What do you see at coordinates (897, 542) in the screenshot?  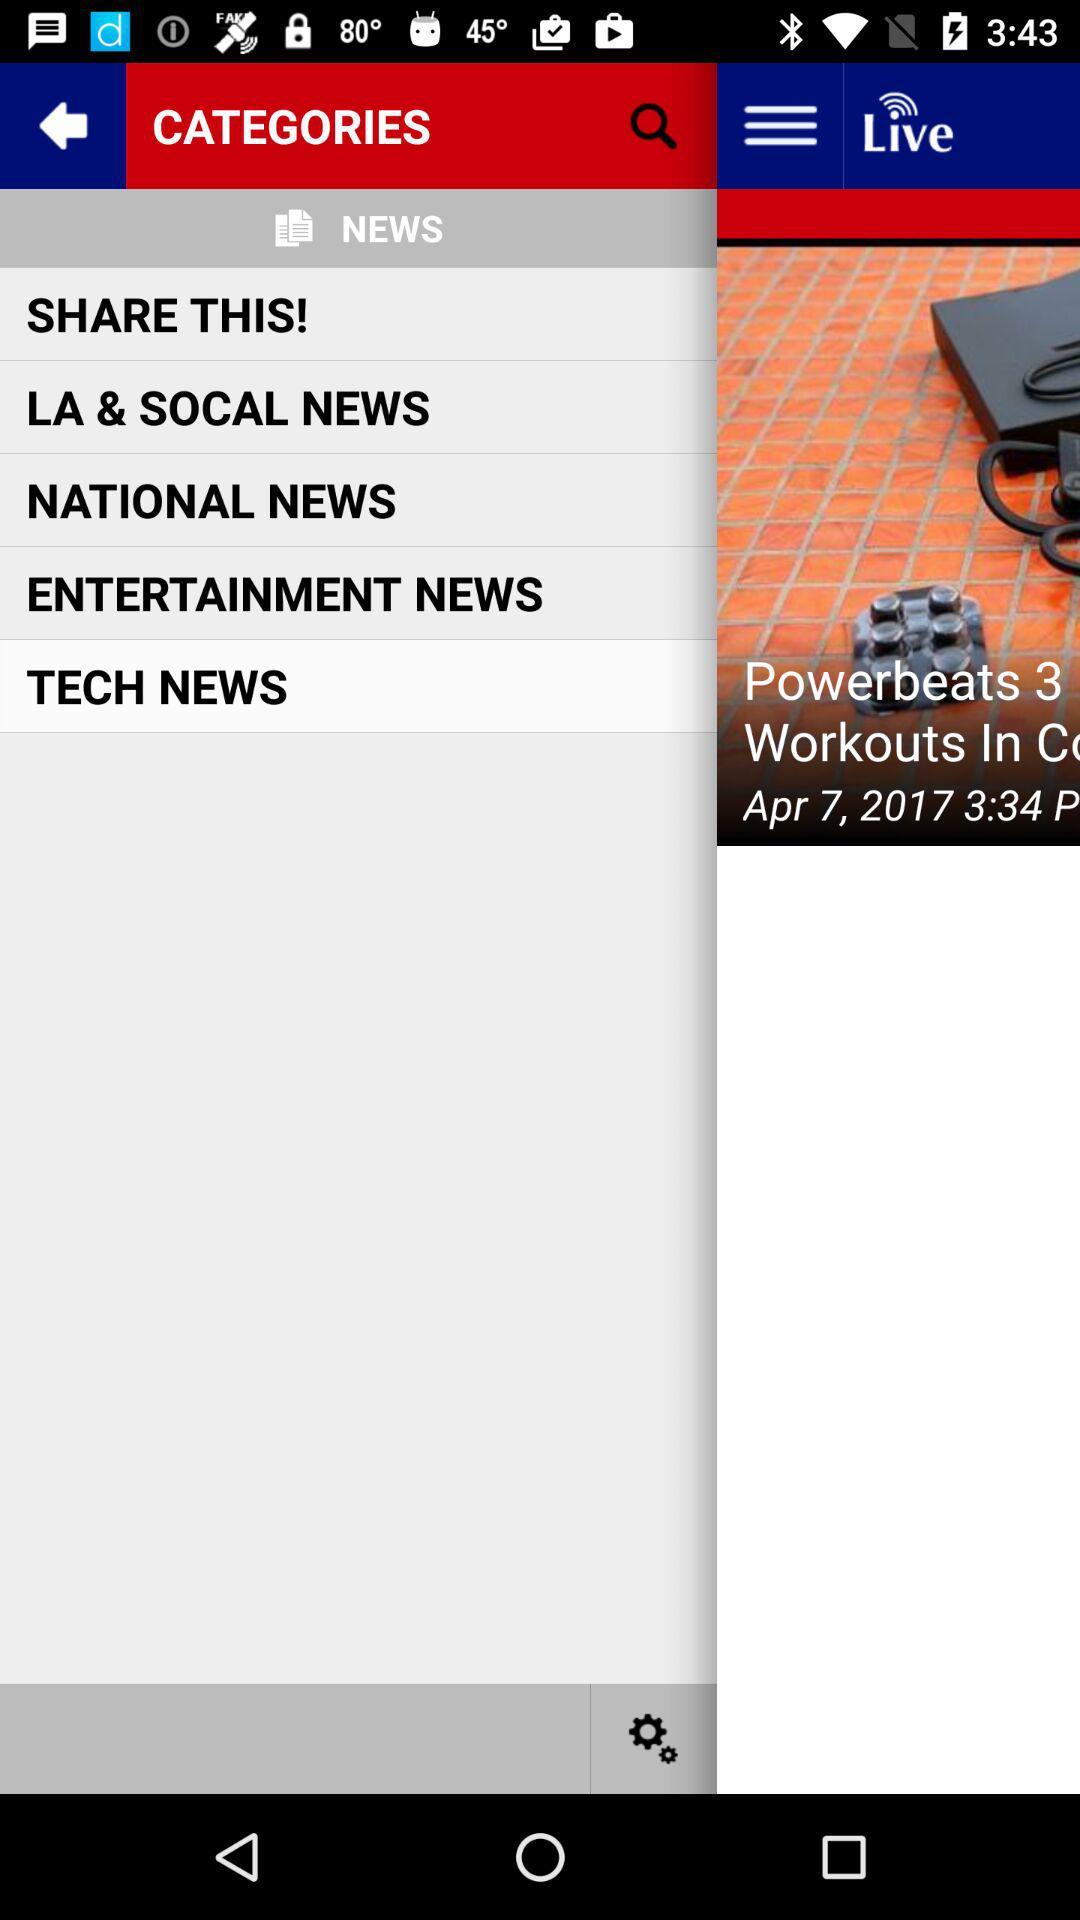 I see `icon to the right of the entertainment news` at bounding box center [897, 542].